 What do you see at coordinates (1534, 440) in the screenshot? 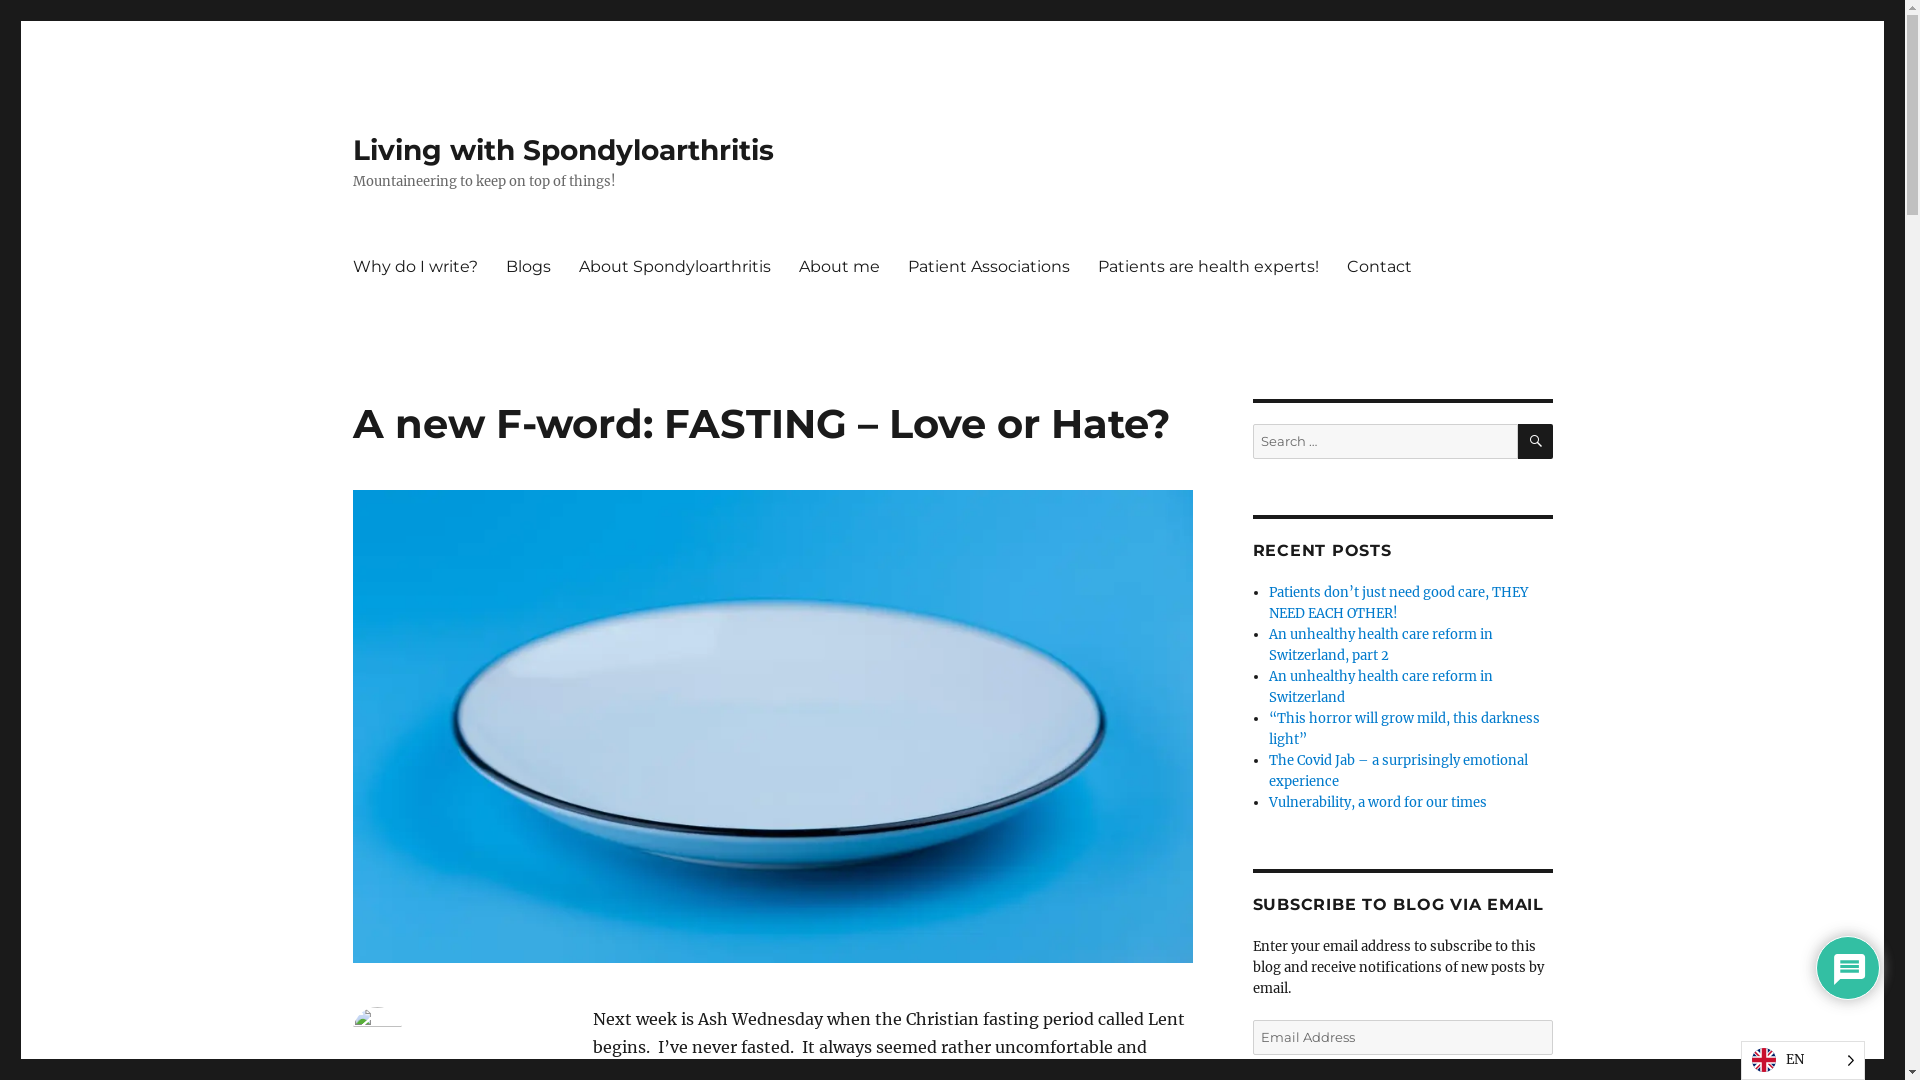
I see `'SEARCH'` at bounding box center [1534, 440].